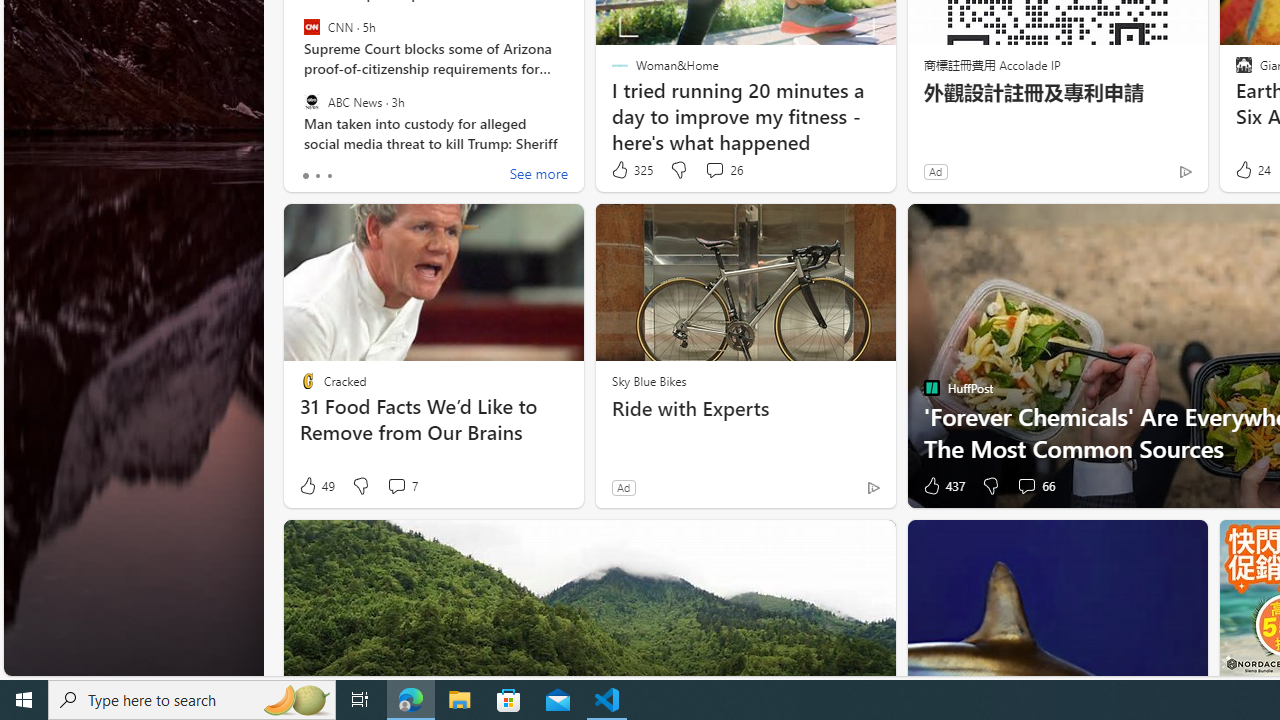 The image size is (1280, 720). I want to click on 'View comments 26 Comment', so click(714, 168).